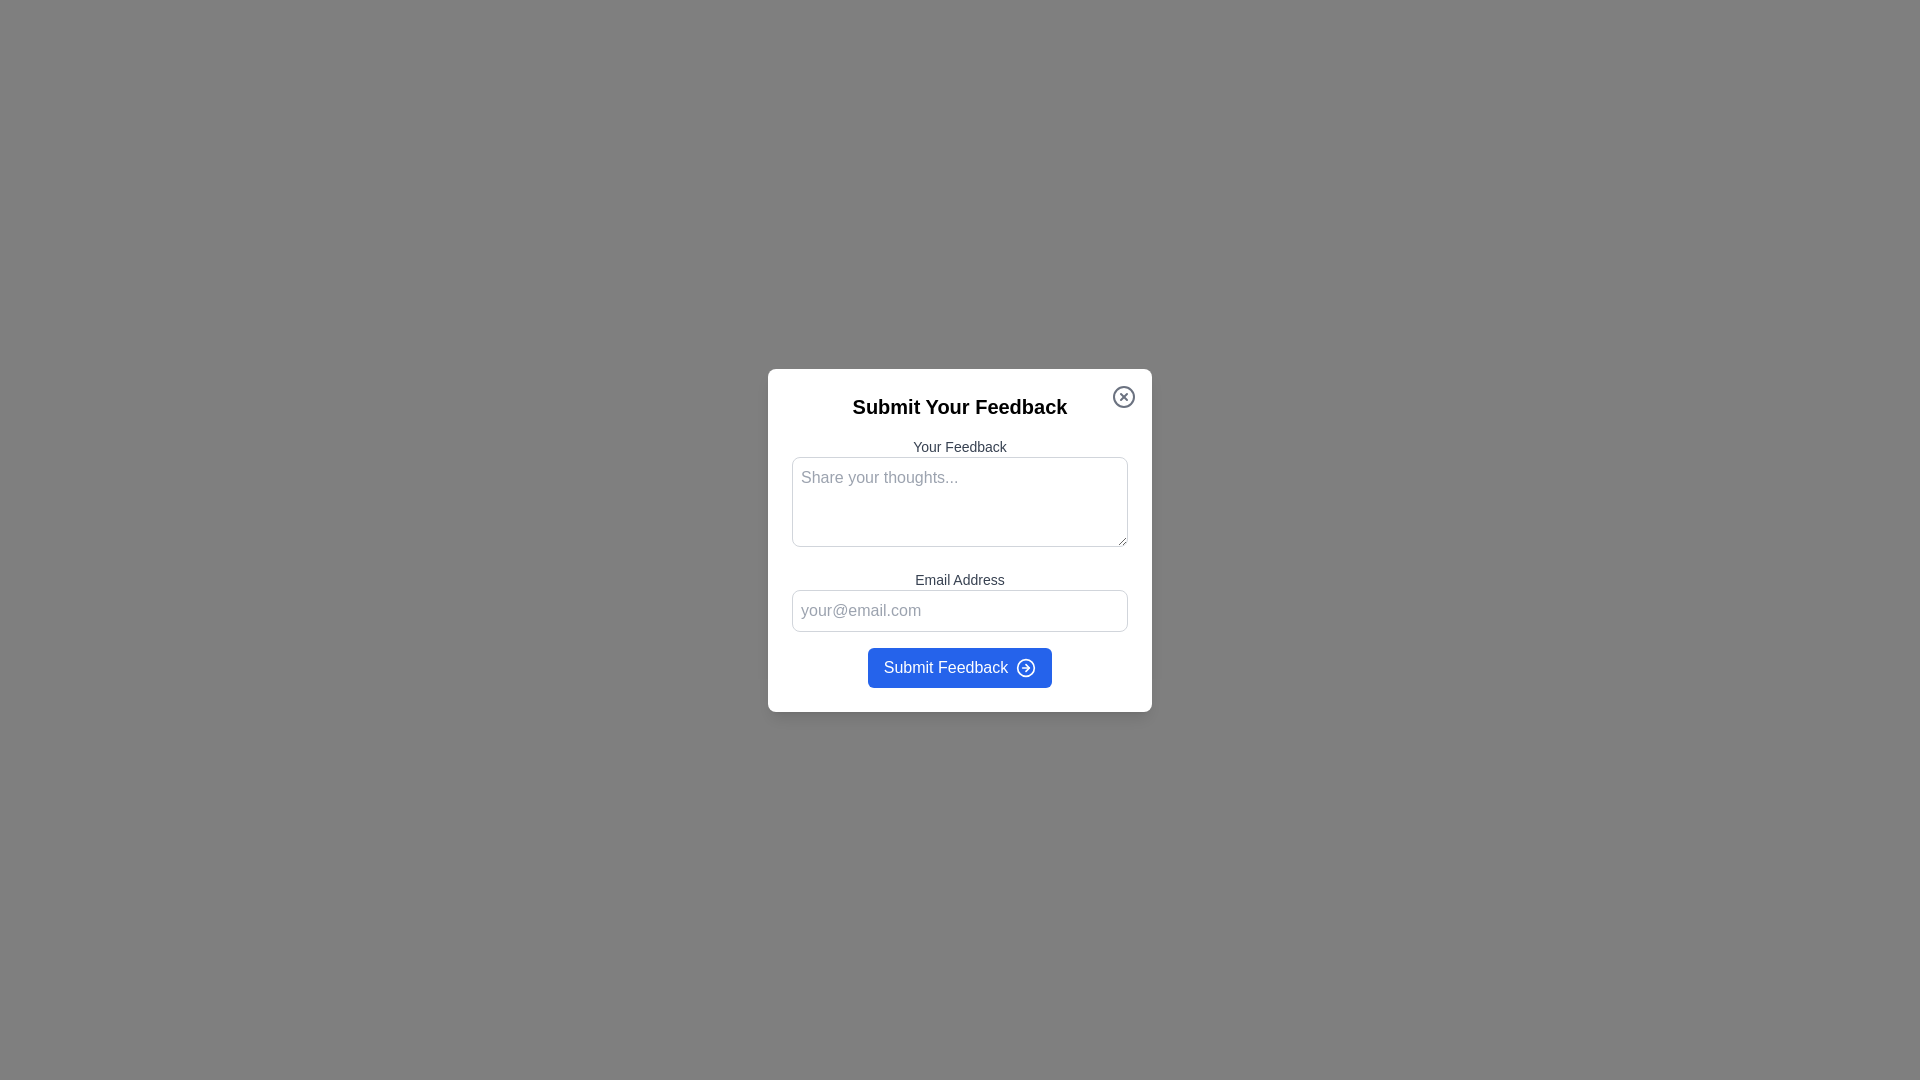  What do you see at coordinates (1123, 396) in the screenshot?
I see `the close button in the top-right corner of the dialog` at bounding box center [1123, 396].